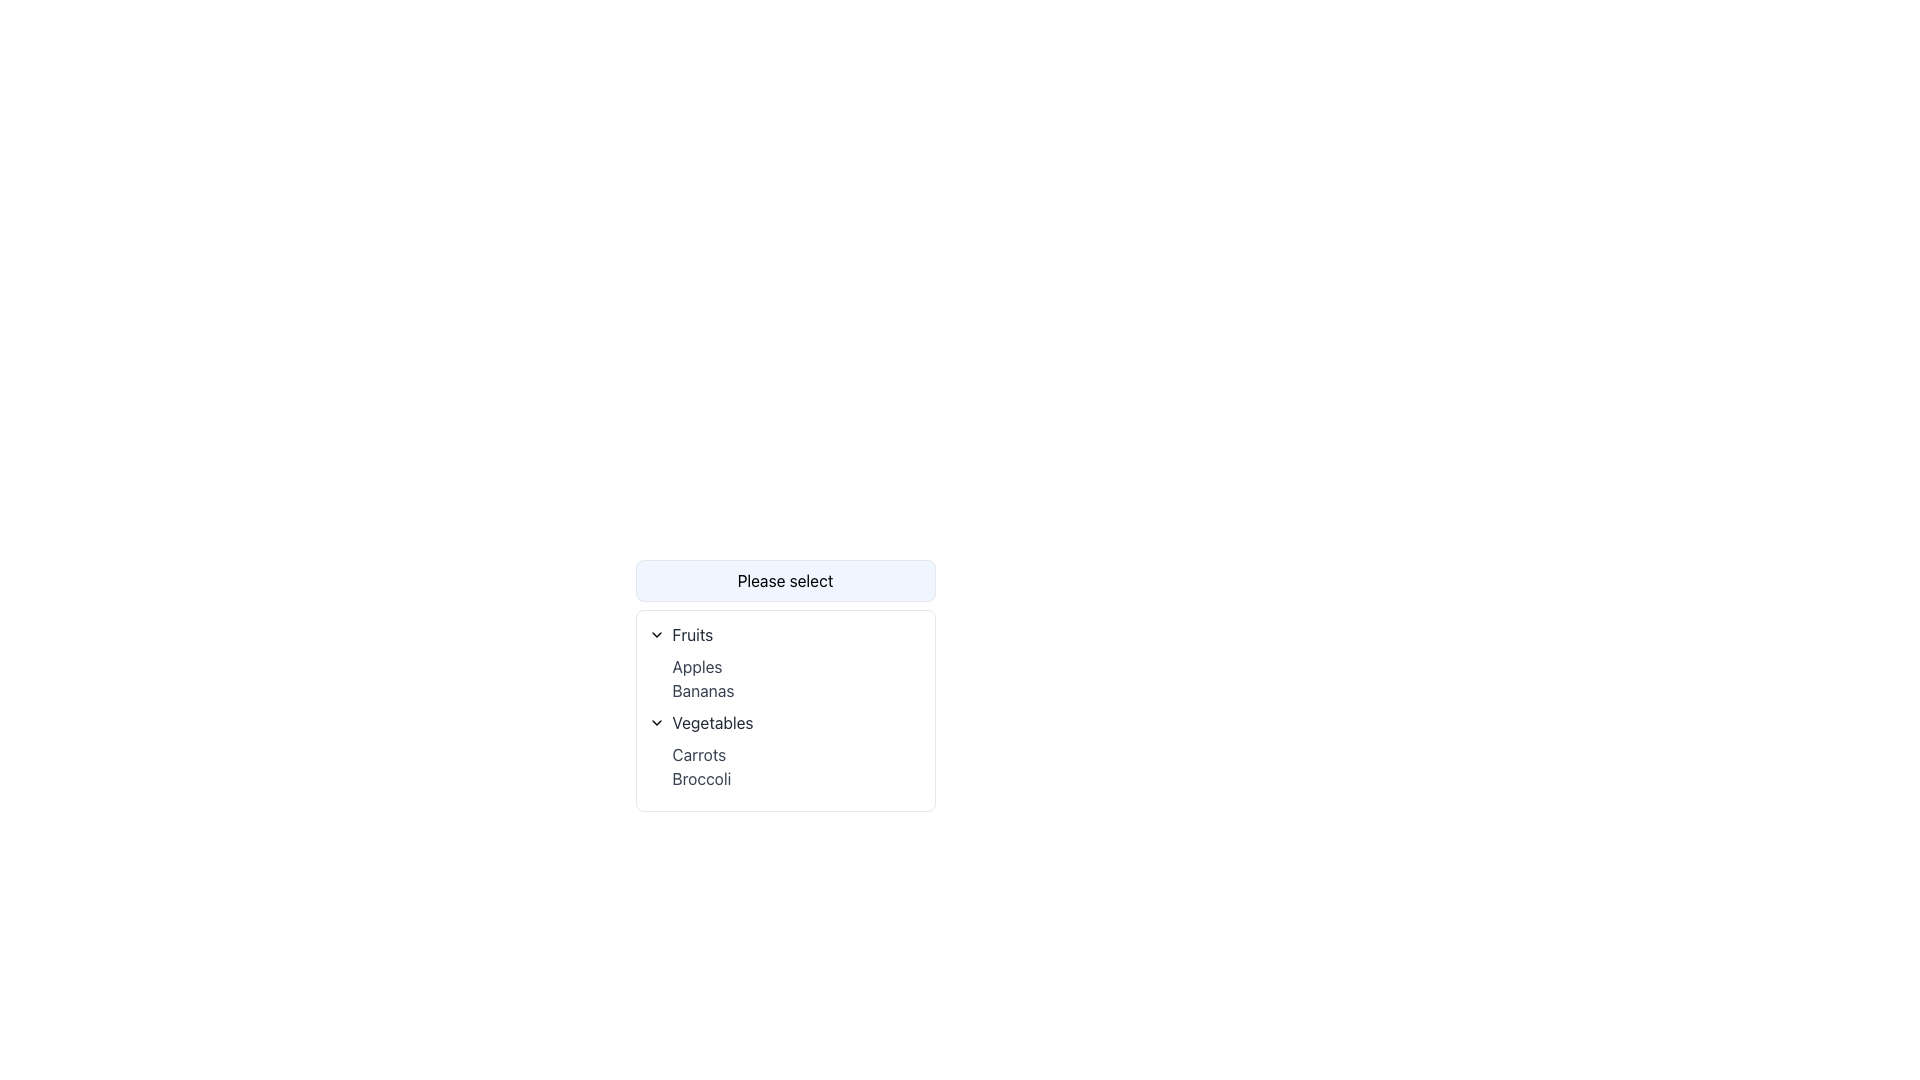 This screenshot has width=1920, height=1080. What do you see at coordinates (712, 722) in the screenshot?
I see `on the 'Vegetables' text label located in the dropdown menu, styled in dark gray, positioned between 'Fruits' and 'Carrots'` at bounding box center [712, 722].